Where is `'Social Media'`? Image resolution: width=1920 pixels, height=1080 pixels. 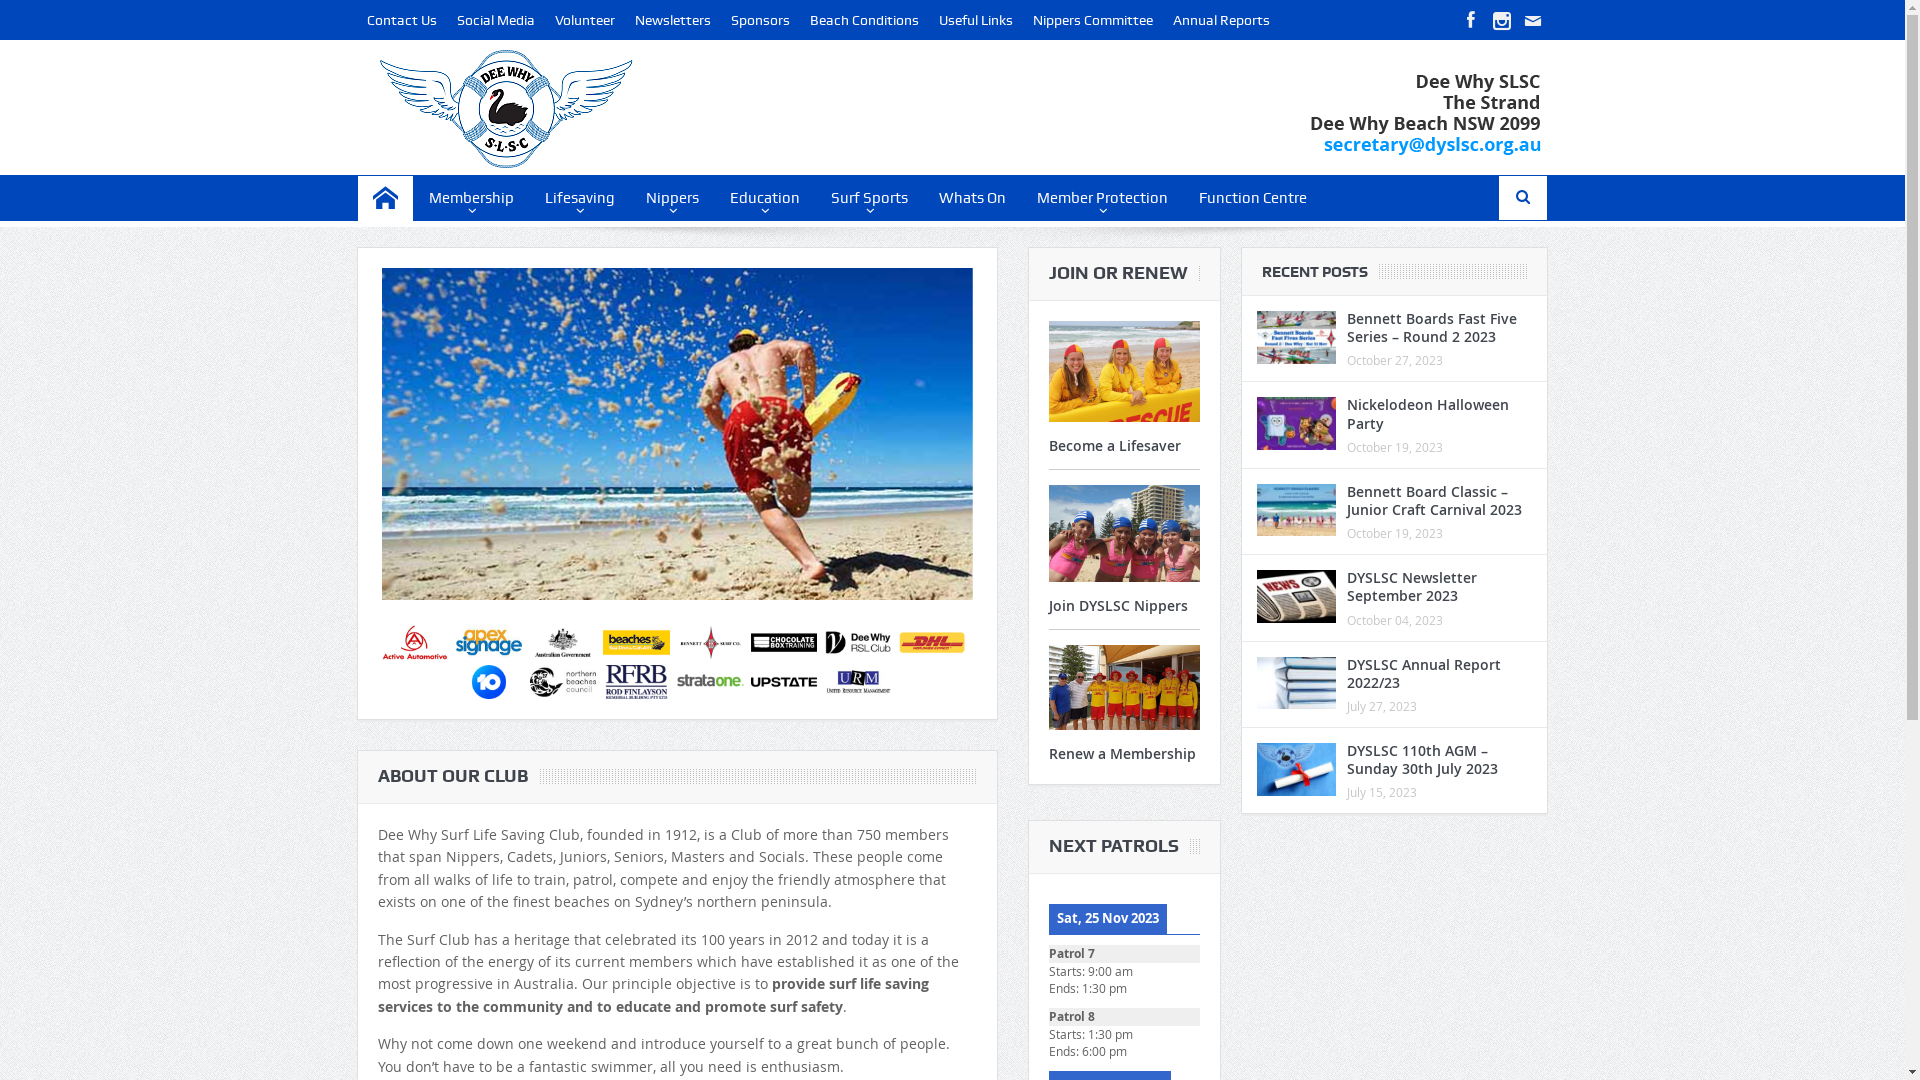
'Social Media' is located at coordinates (495, 19).